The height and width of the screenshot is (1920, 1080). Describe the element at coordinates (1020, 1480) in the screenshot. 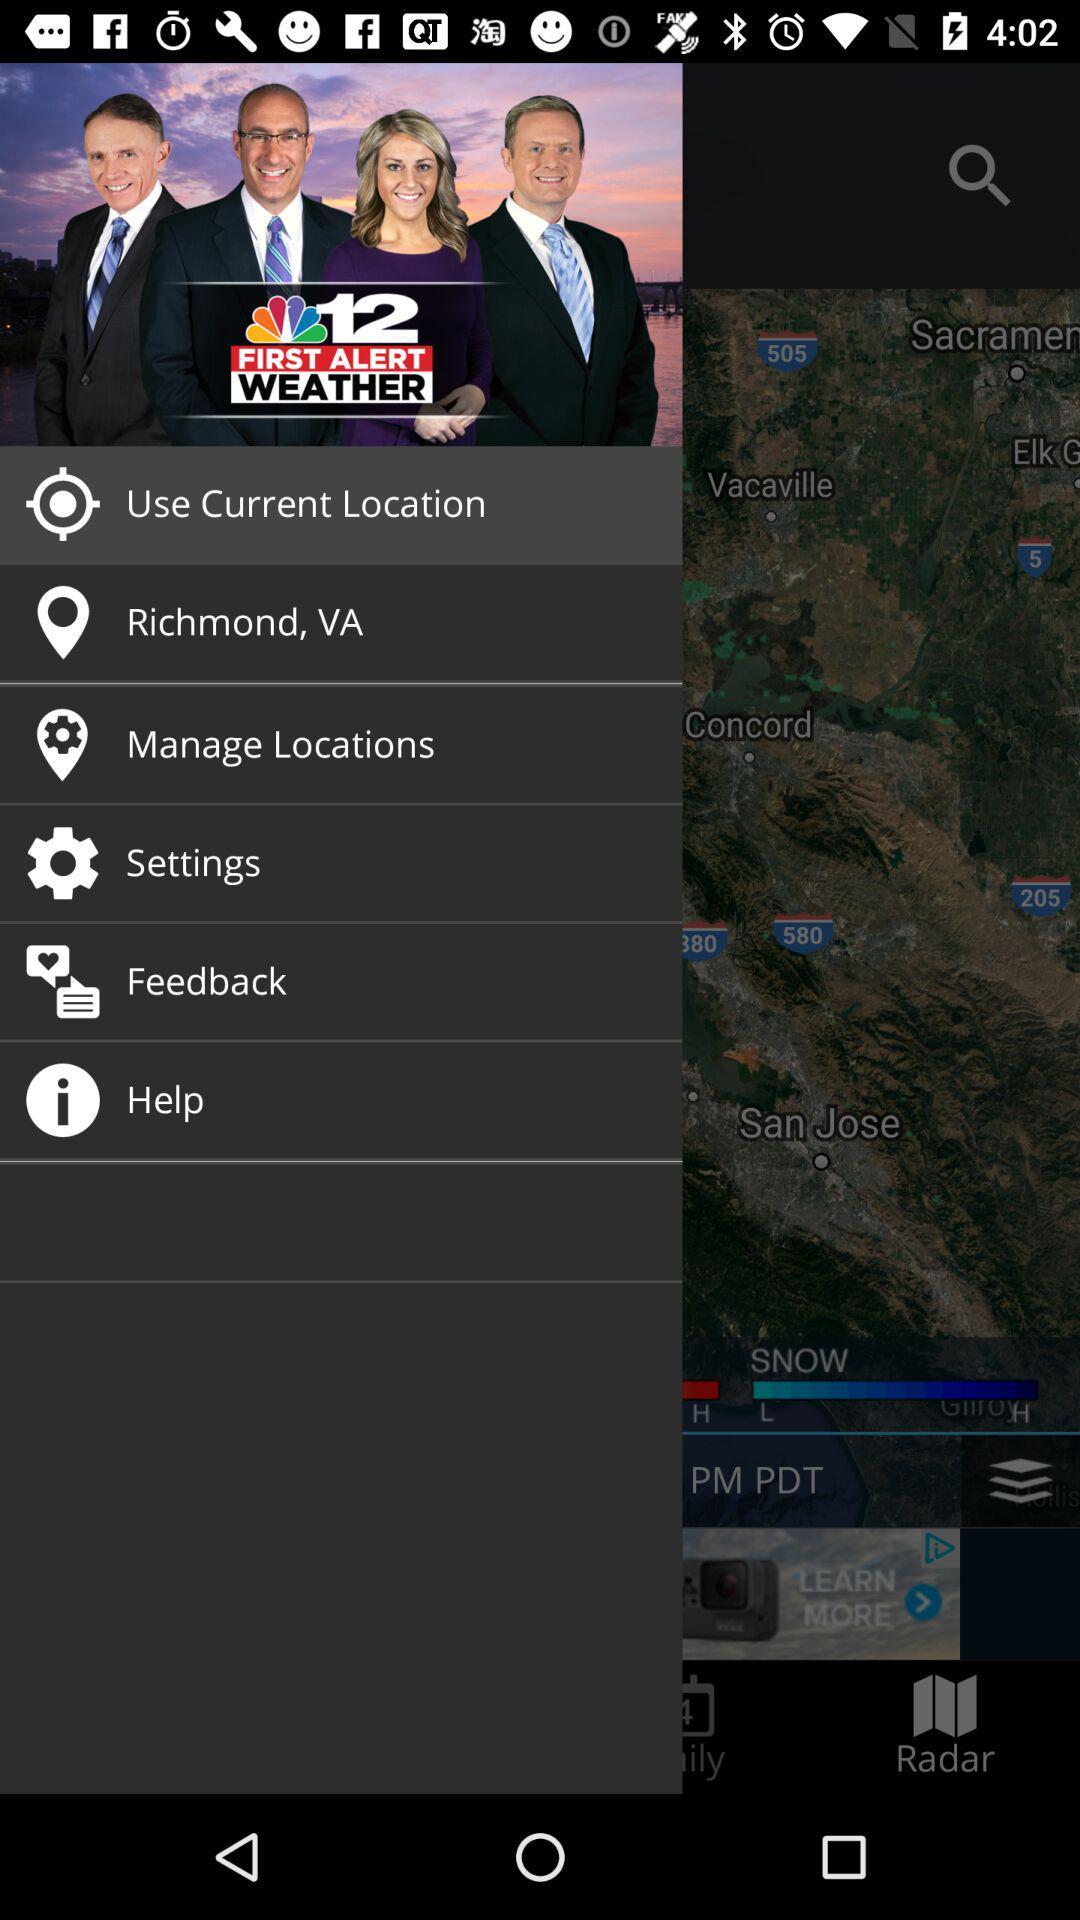

I see `the layers icon` at that location.